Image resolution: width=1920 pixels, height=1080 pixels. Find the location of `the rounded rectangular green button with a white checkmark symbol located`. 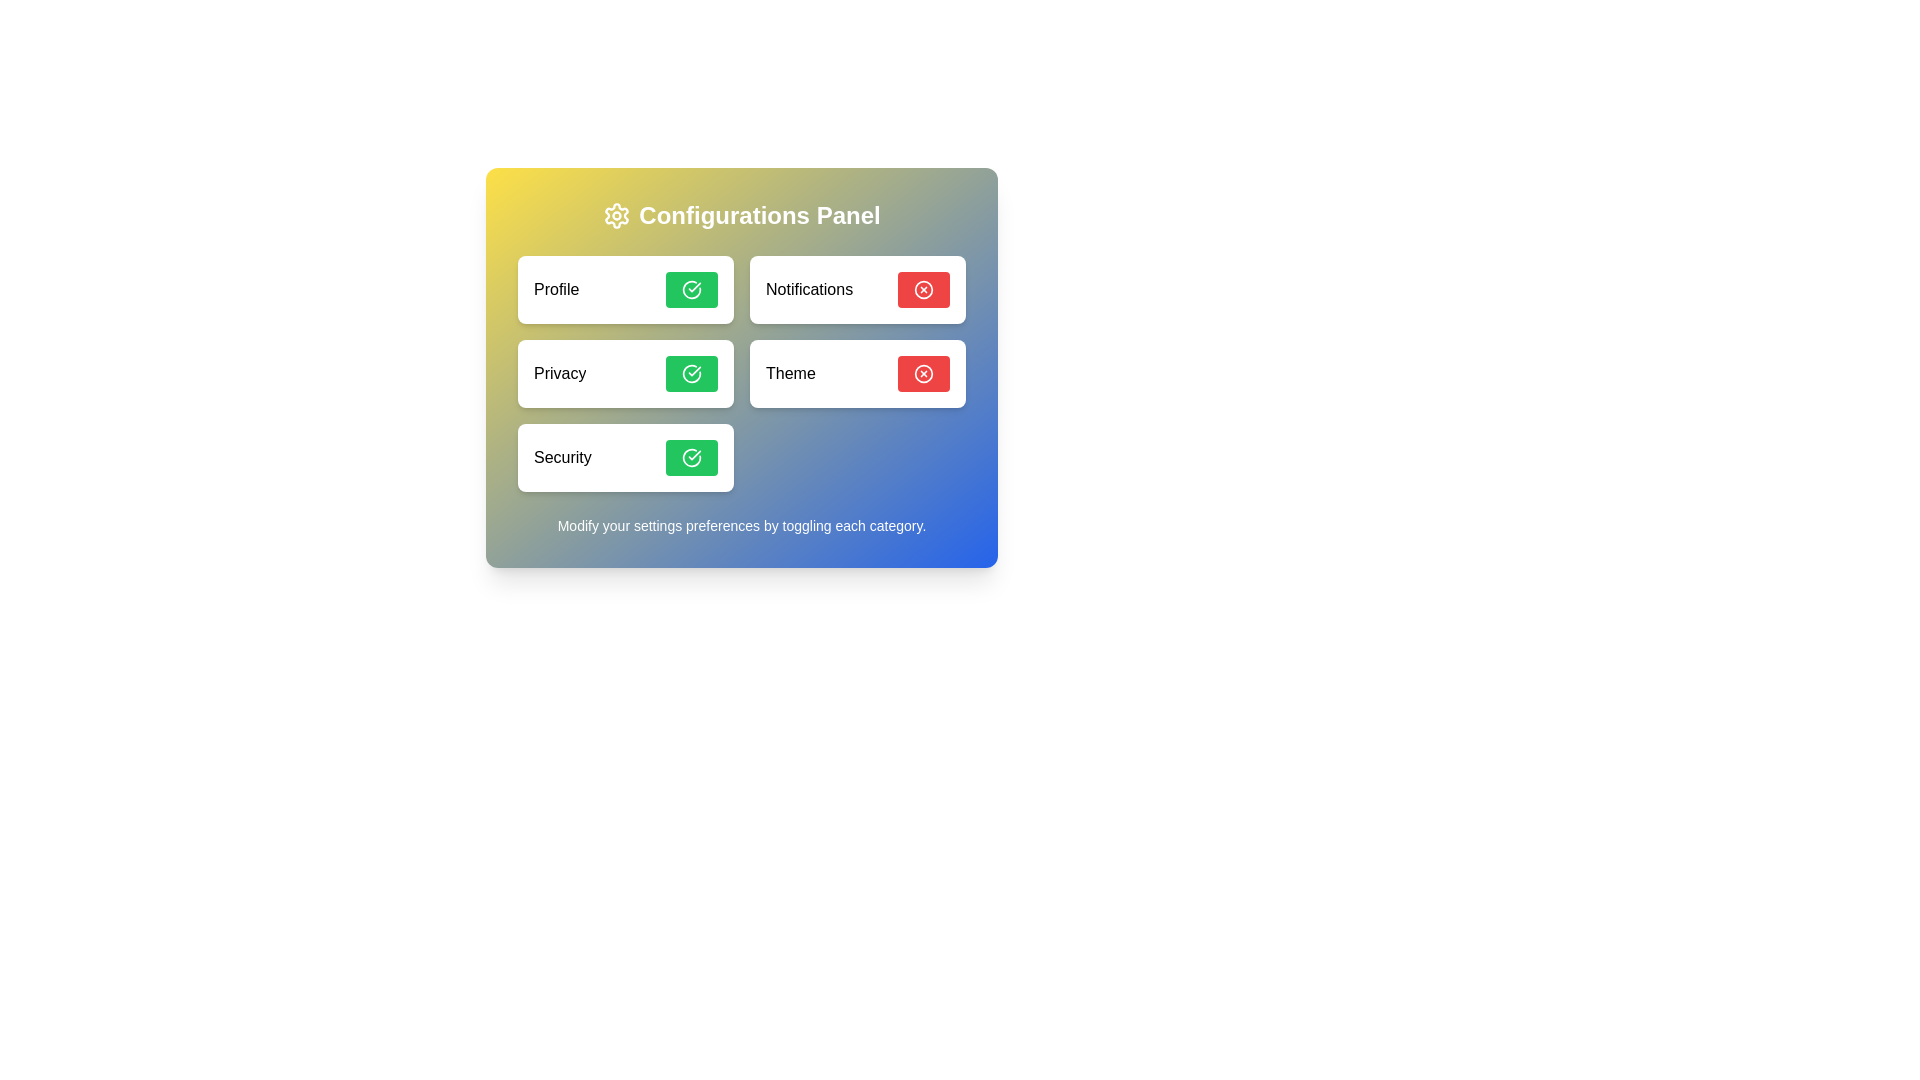

the rounded rectangular green button with a white checkmark symbol located is located at coordinates (691, 289).